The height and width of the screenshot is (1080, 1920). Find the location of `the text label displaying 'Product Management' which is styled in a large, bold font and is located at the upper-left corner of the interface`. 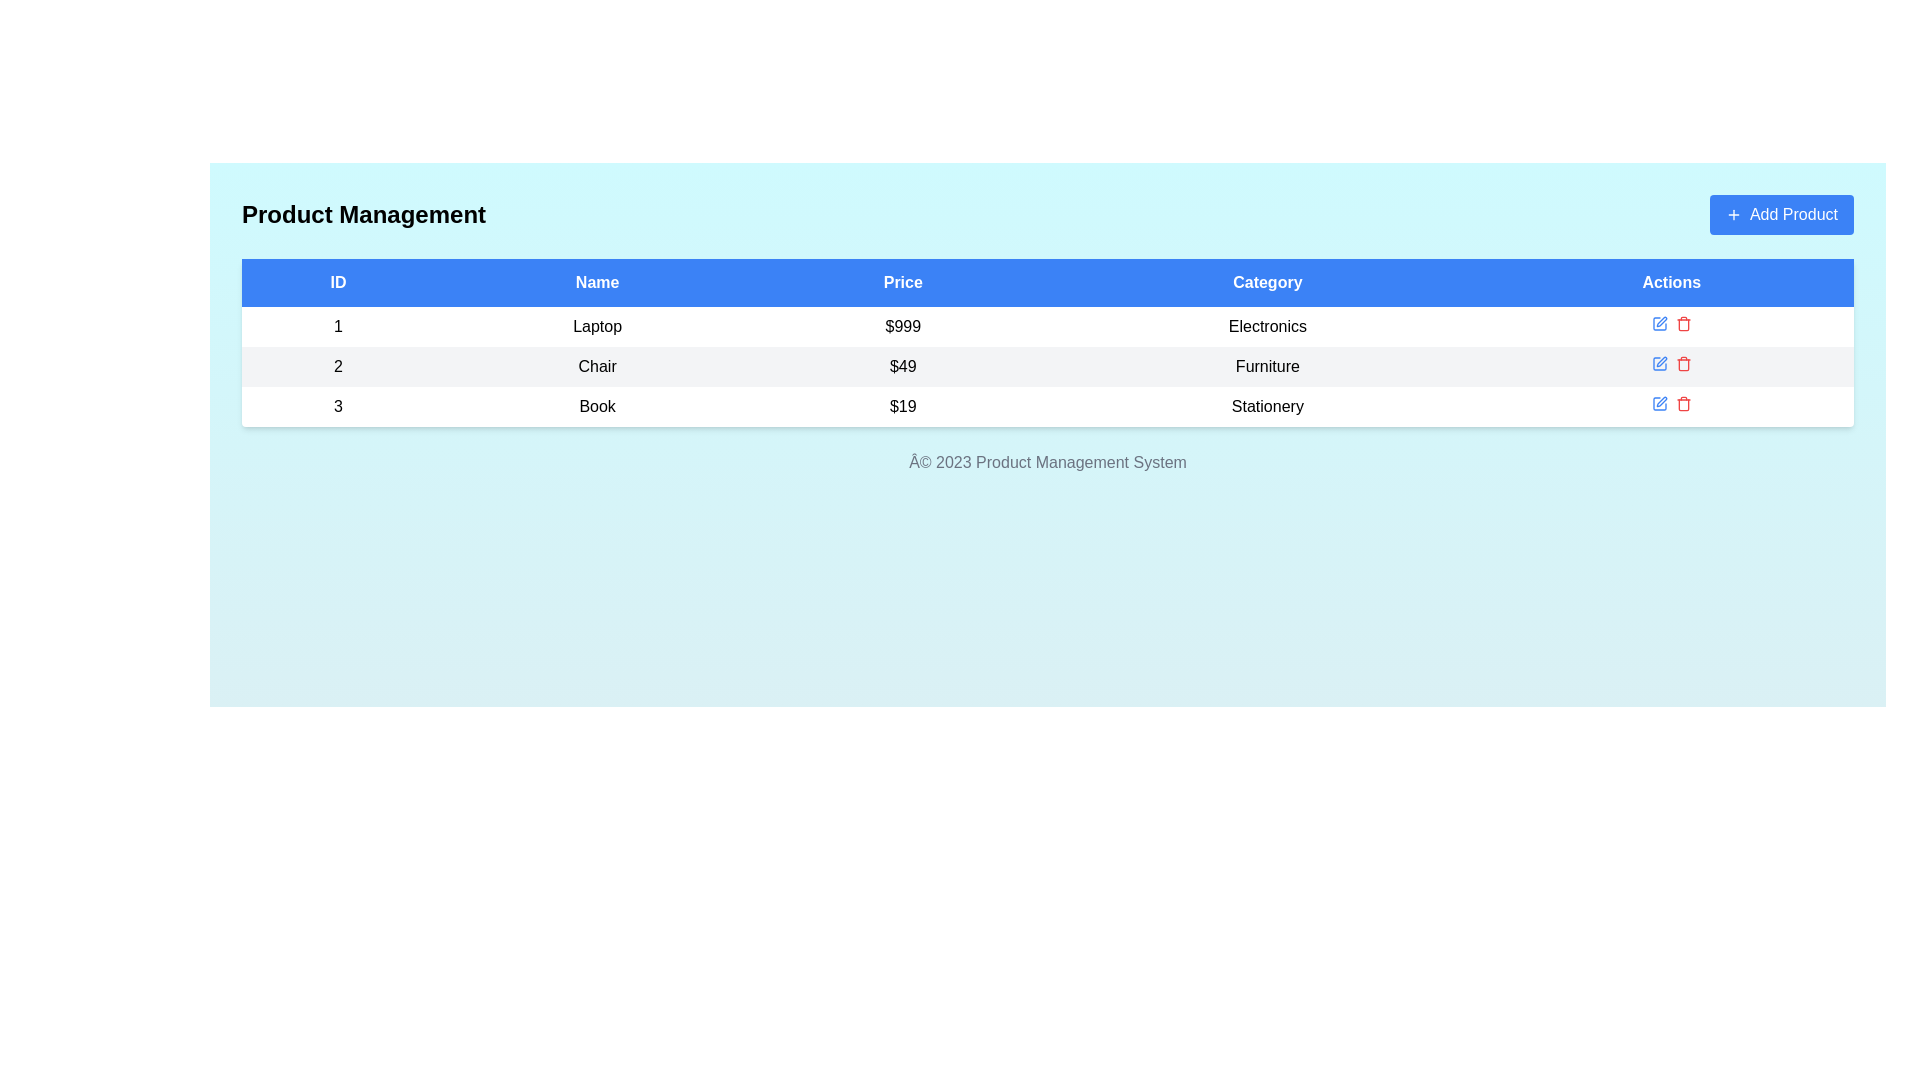

the text label displaying 'Product Management' which is styled in a large, bold font and is located at the upper-left corner of the interface is located at coordinates (364, 215).